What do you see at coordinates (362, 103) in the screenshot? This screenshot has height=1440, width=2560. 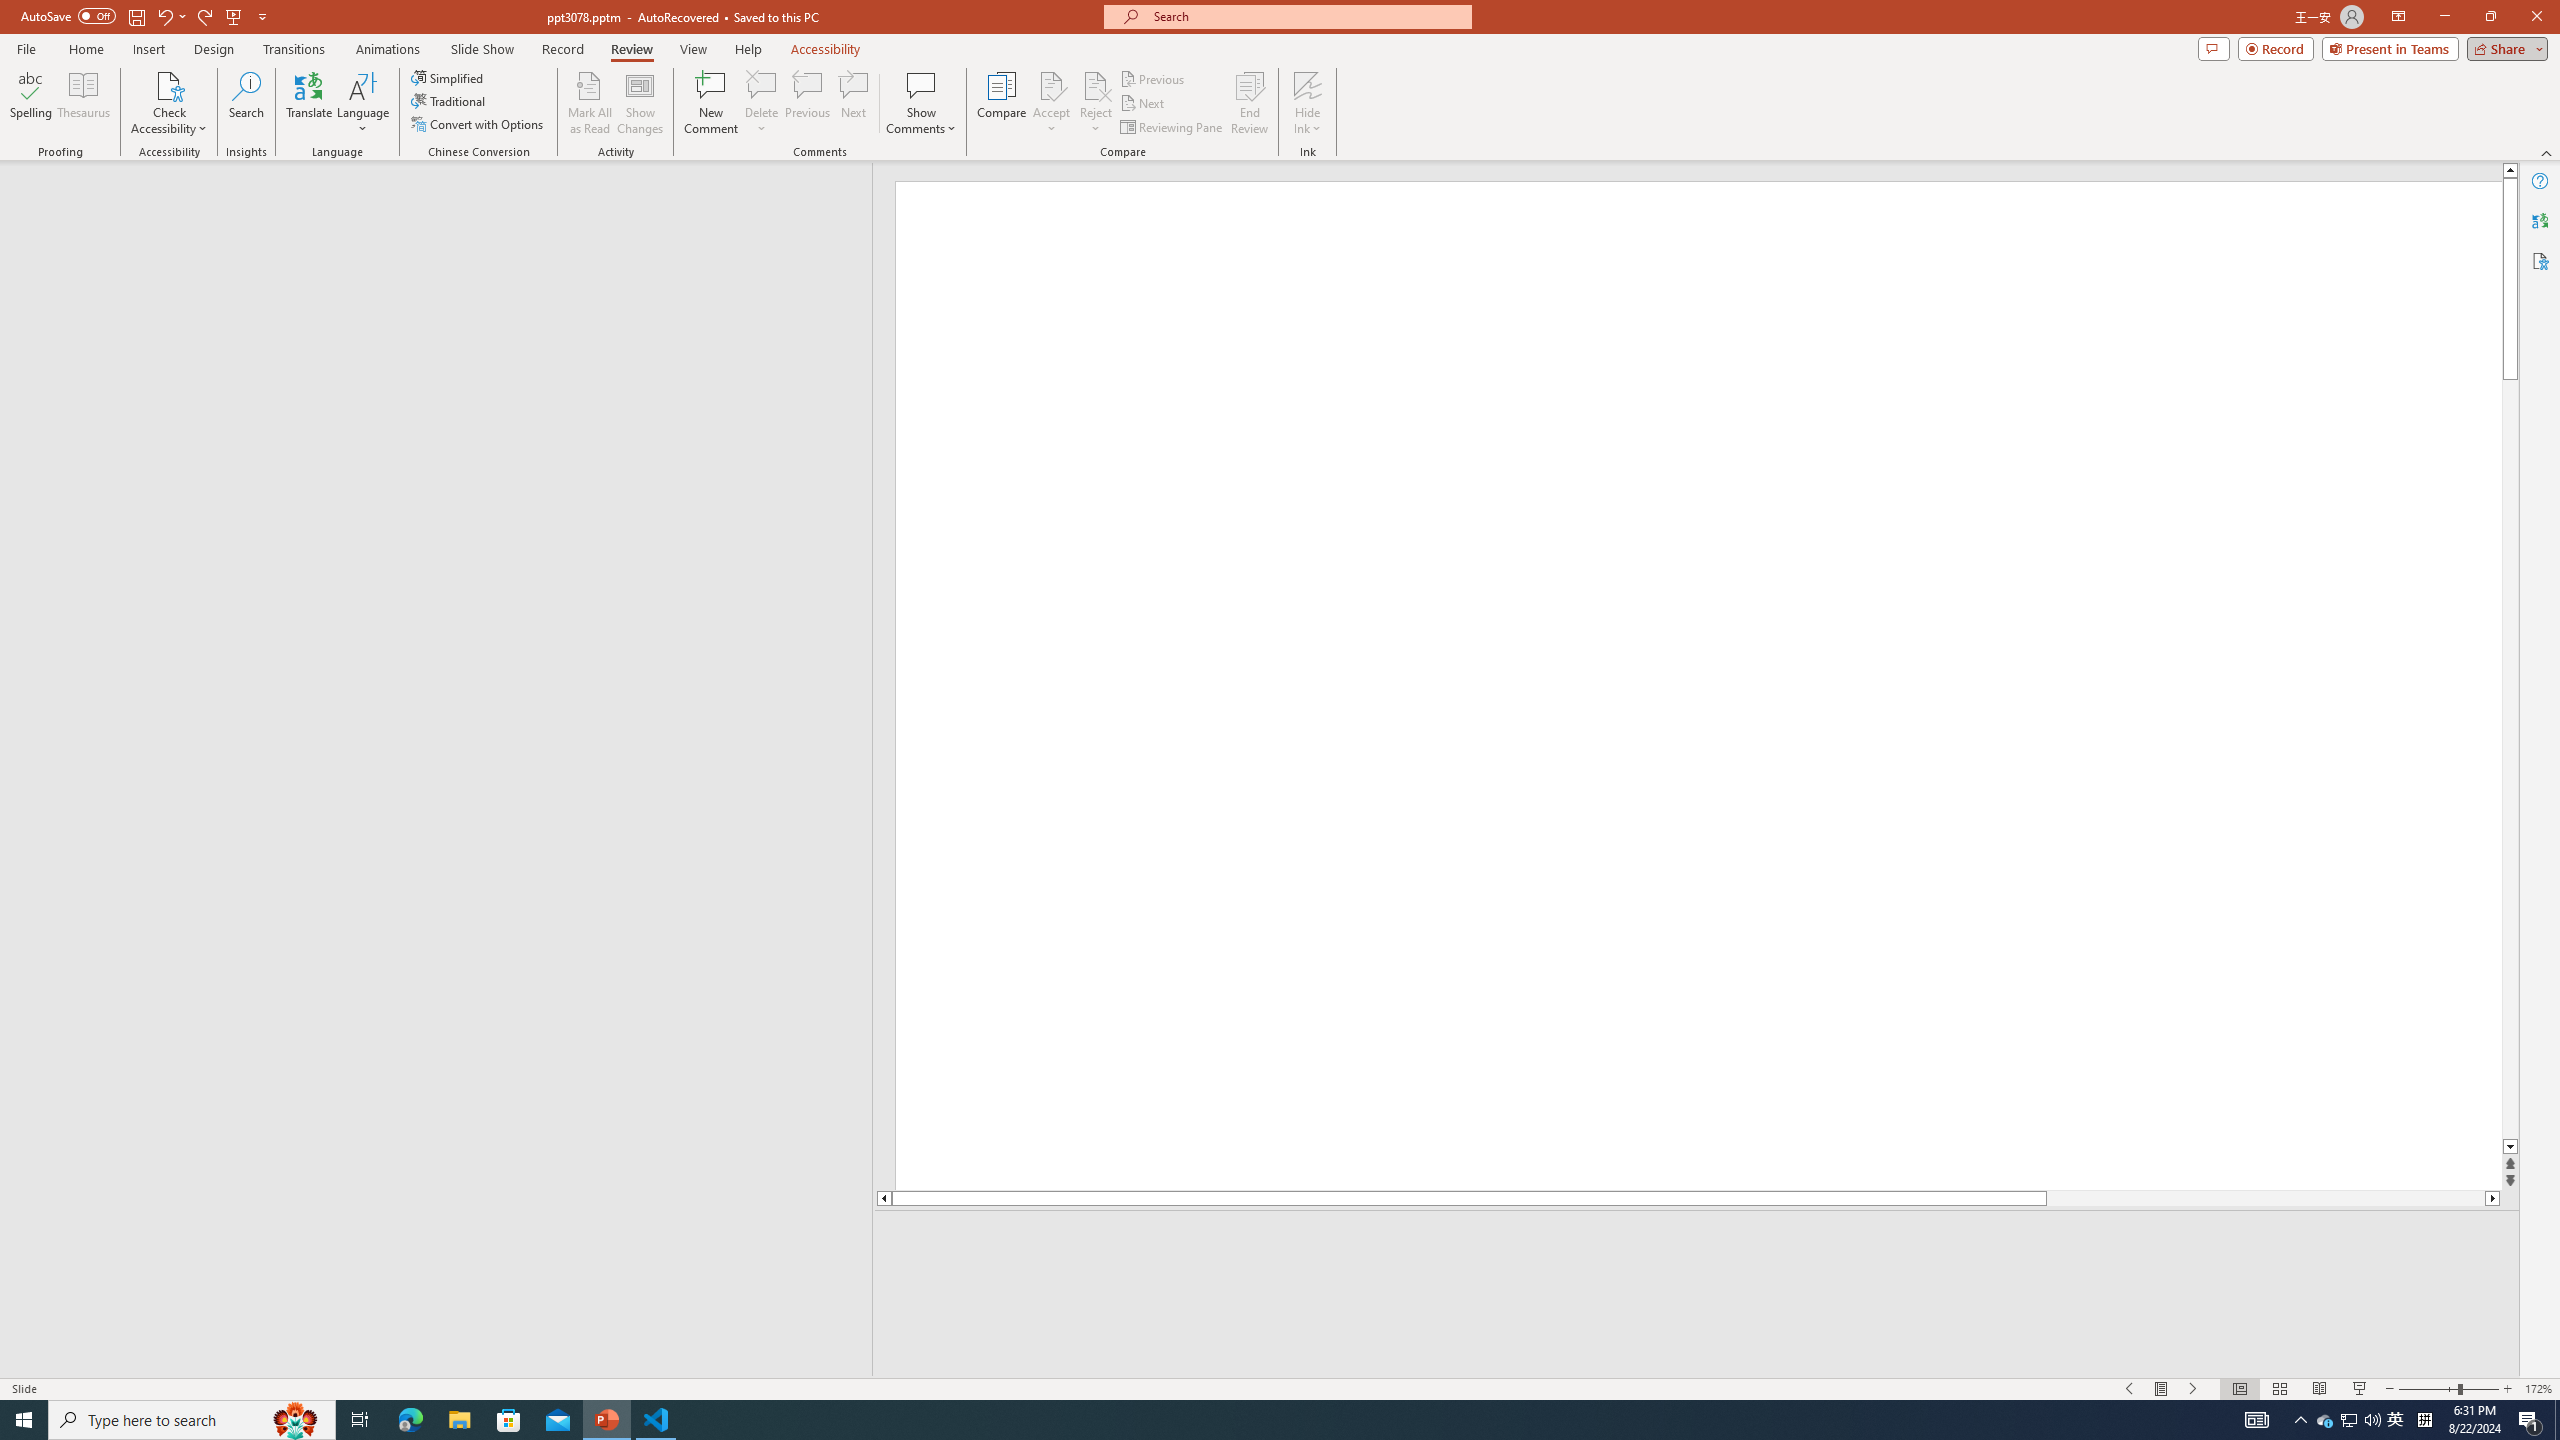 I see `'Language'` at bounding box center [362, 103].